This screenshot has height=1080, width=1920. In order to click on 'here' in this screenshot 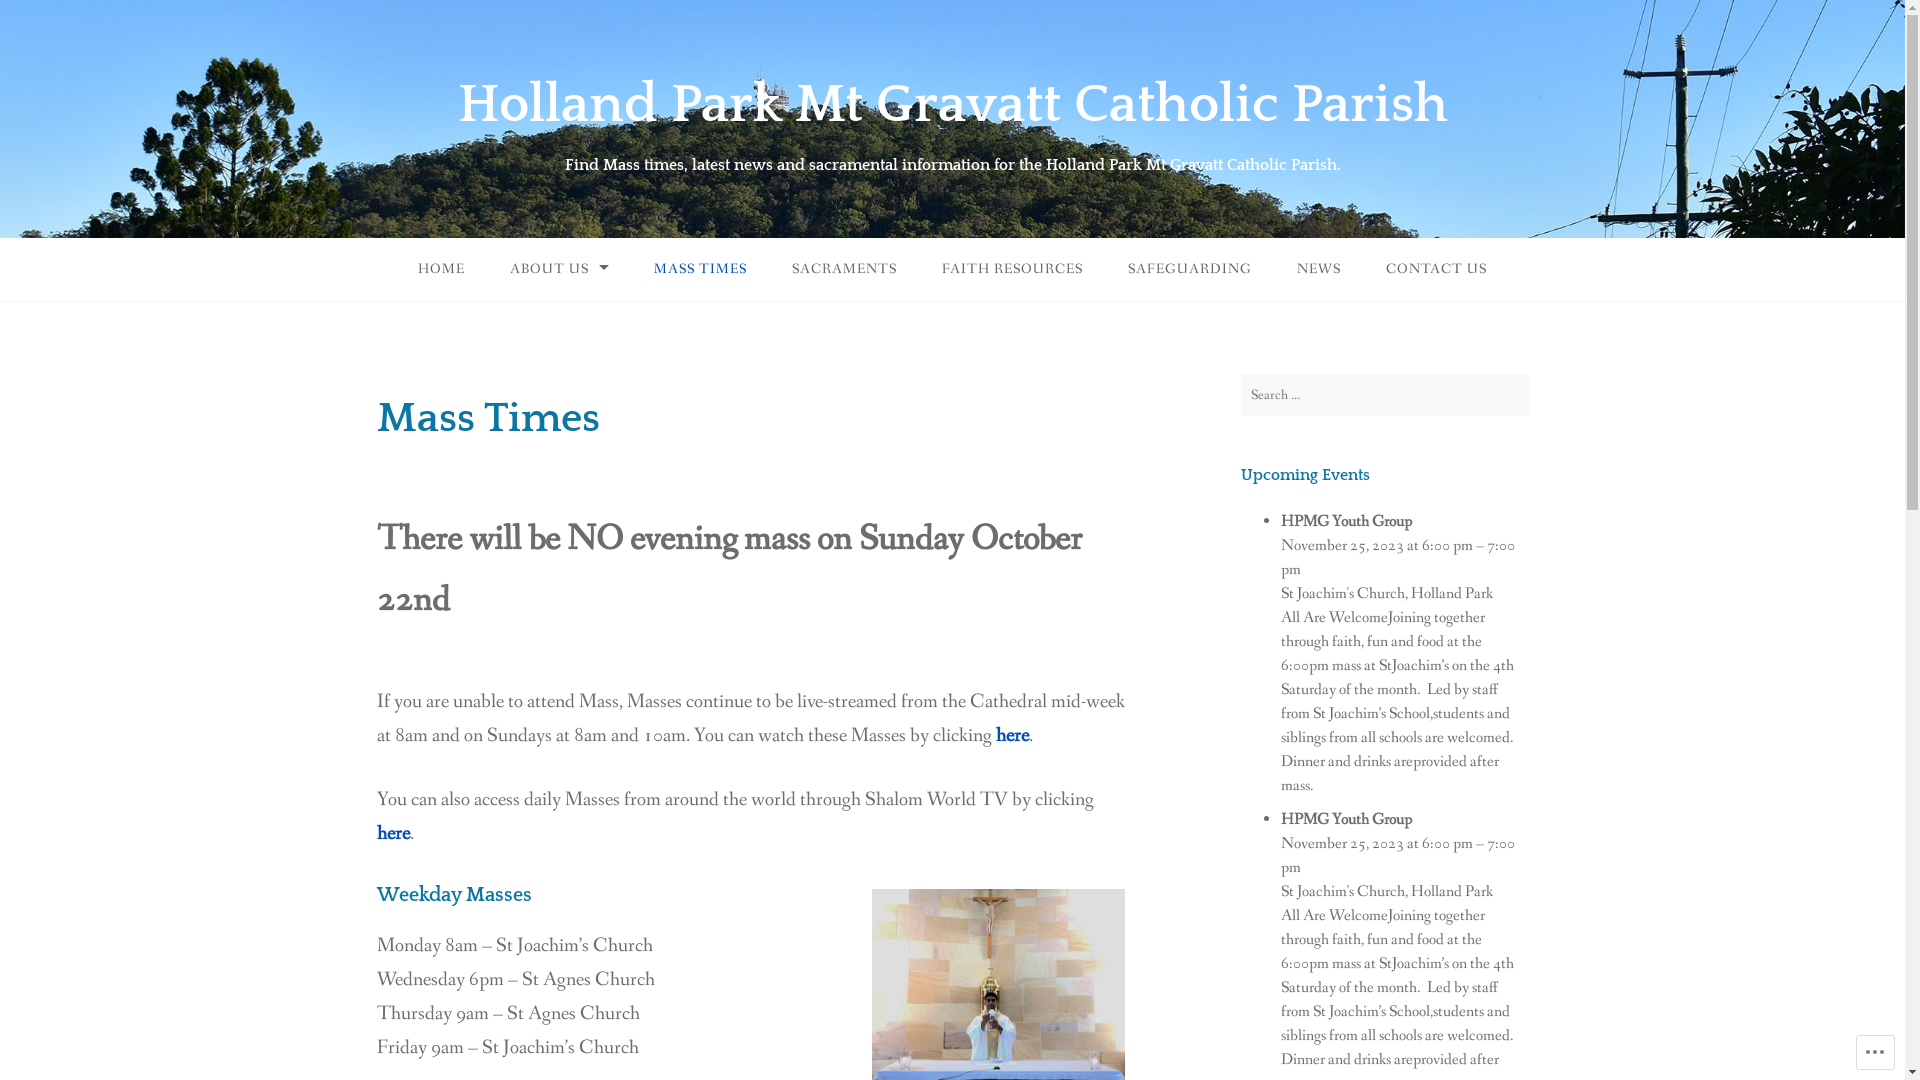, I will do `click(1012, 736)`.